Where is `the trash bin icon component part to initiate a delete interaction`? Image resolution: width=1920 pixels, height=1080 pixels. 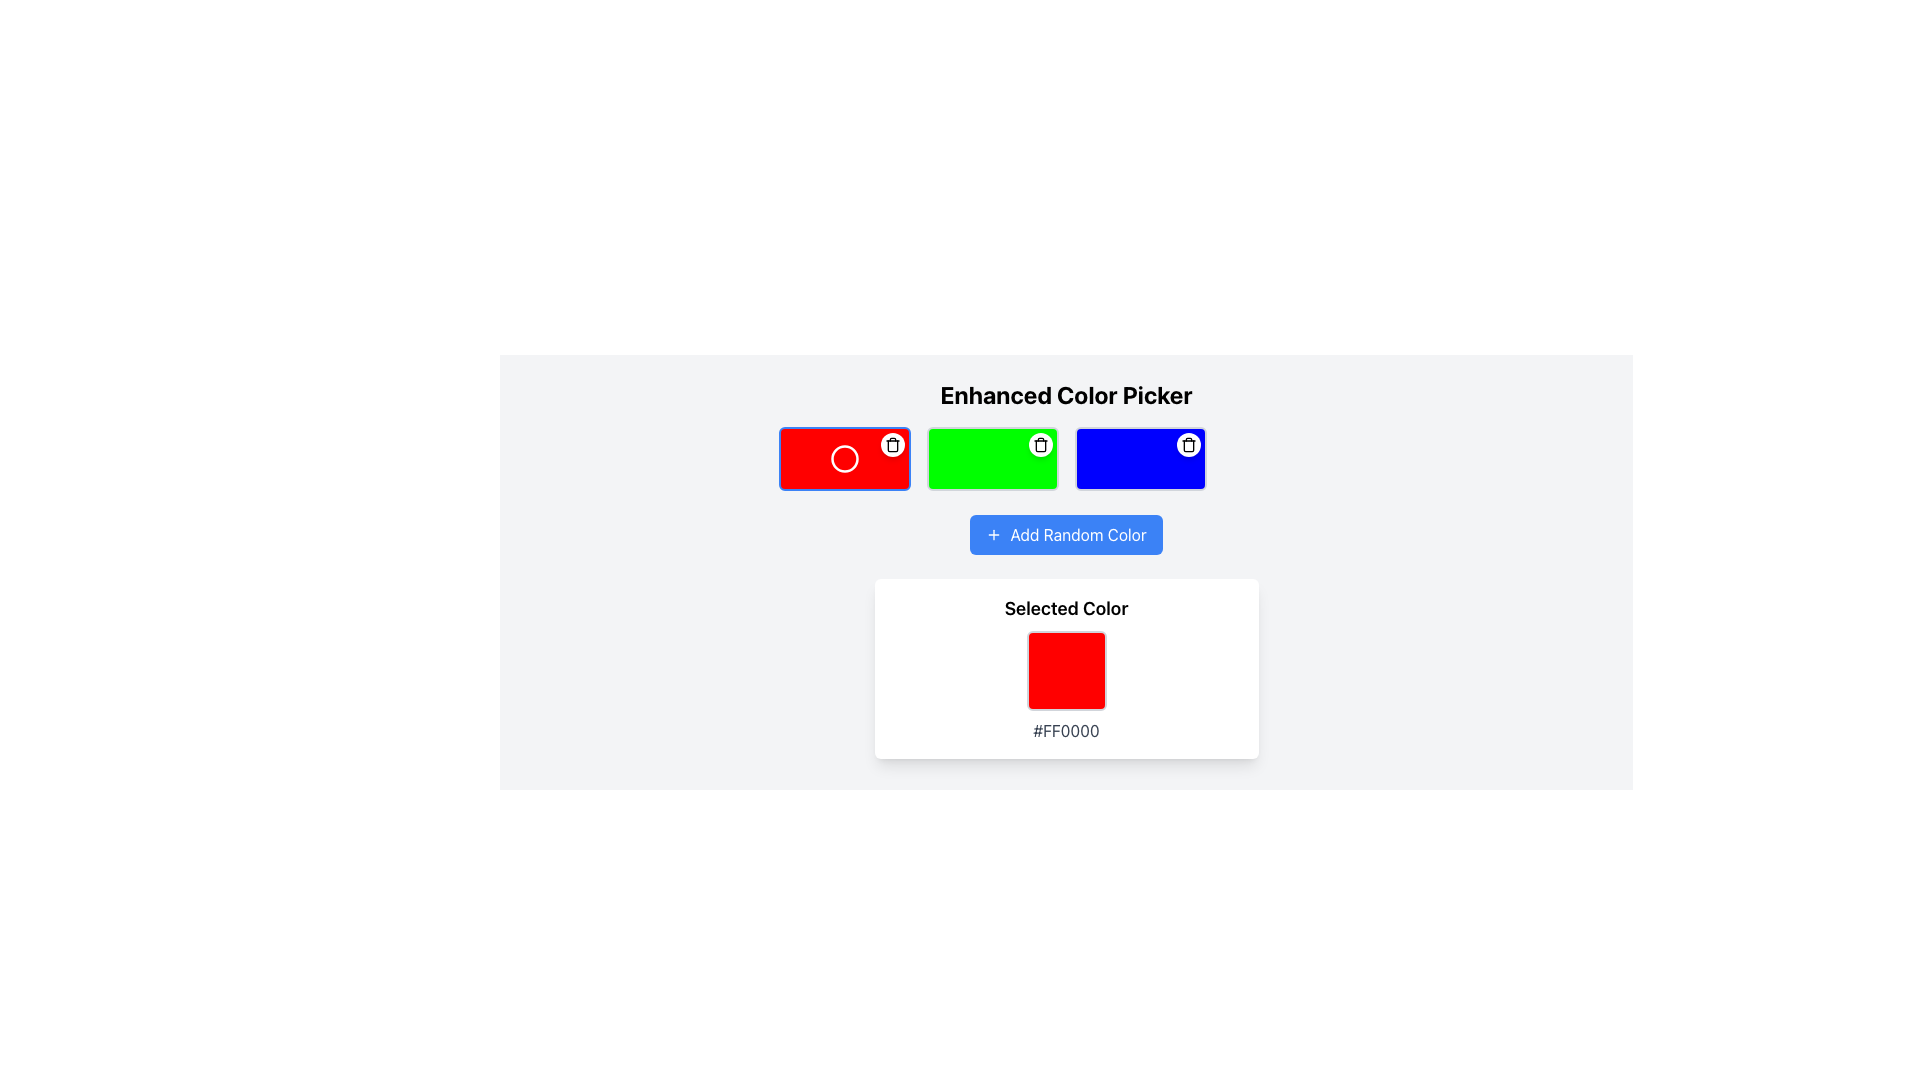 the trash bin icon component part to initiate a delete interaction is located at coordinates (1040, 445).